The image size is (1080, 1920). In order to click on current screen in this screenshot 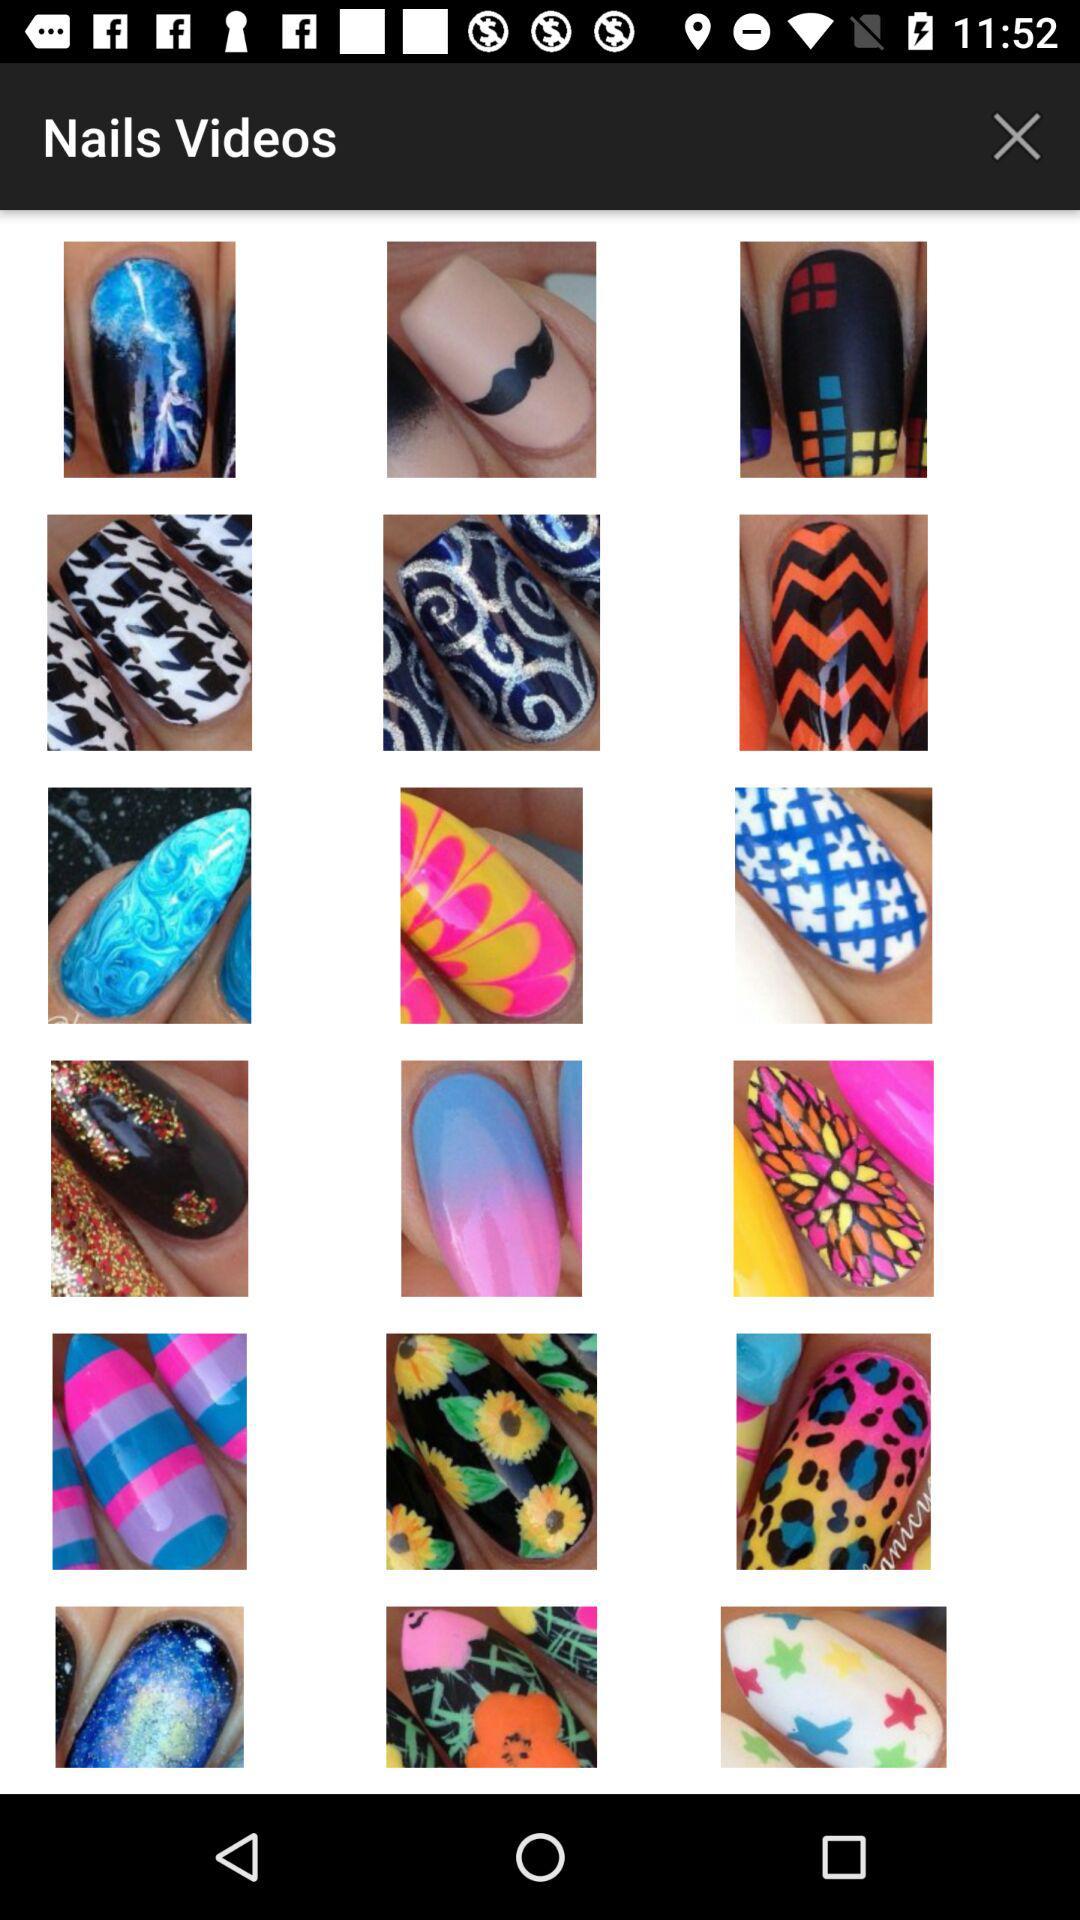, I will do `click(1017, 135)`.